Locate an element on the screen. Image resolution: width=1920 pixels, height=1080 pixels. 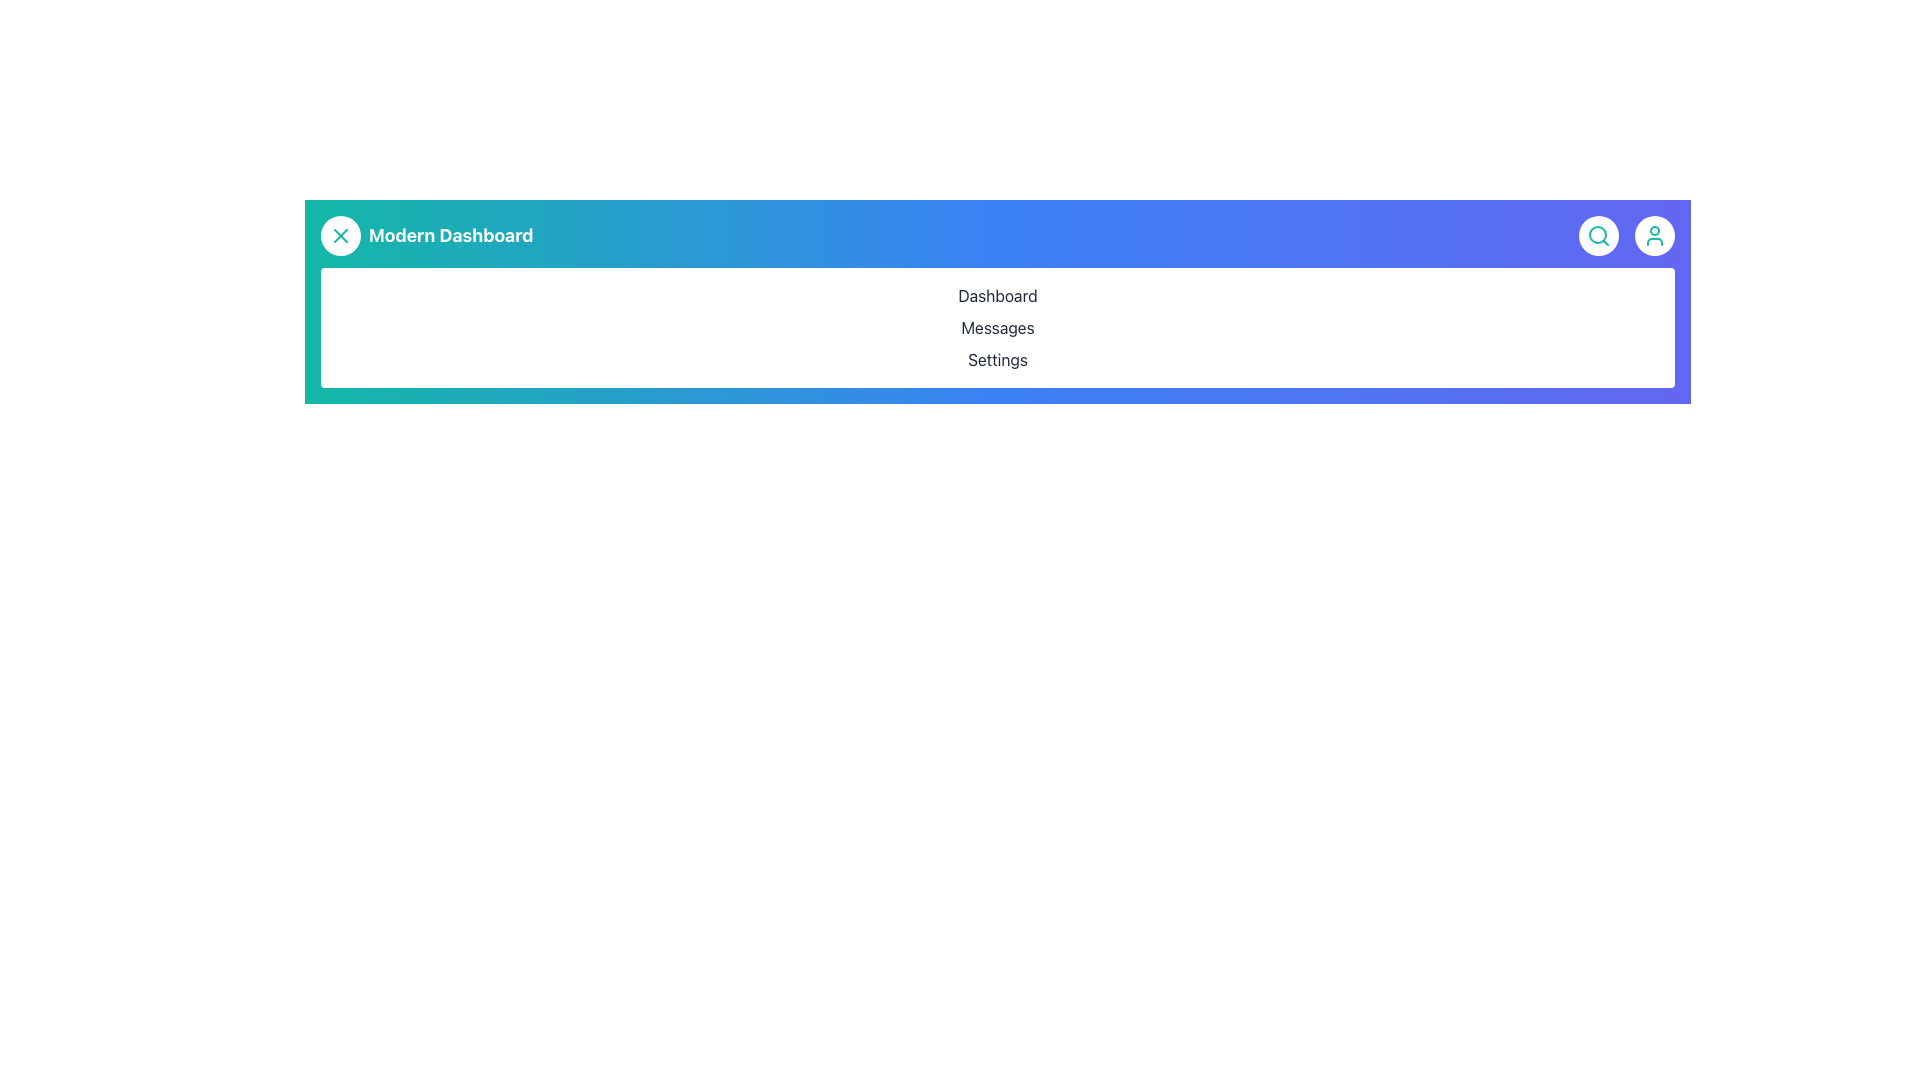
the Circle element that is part of the SVG graphic indicating search functionality, which is positioned as the inner circular part of a magnifying glass icon is located at coordinates (1597, 234).